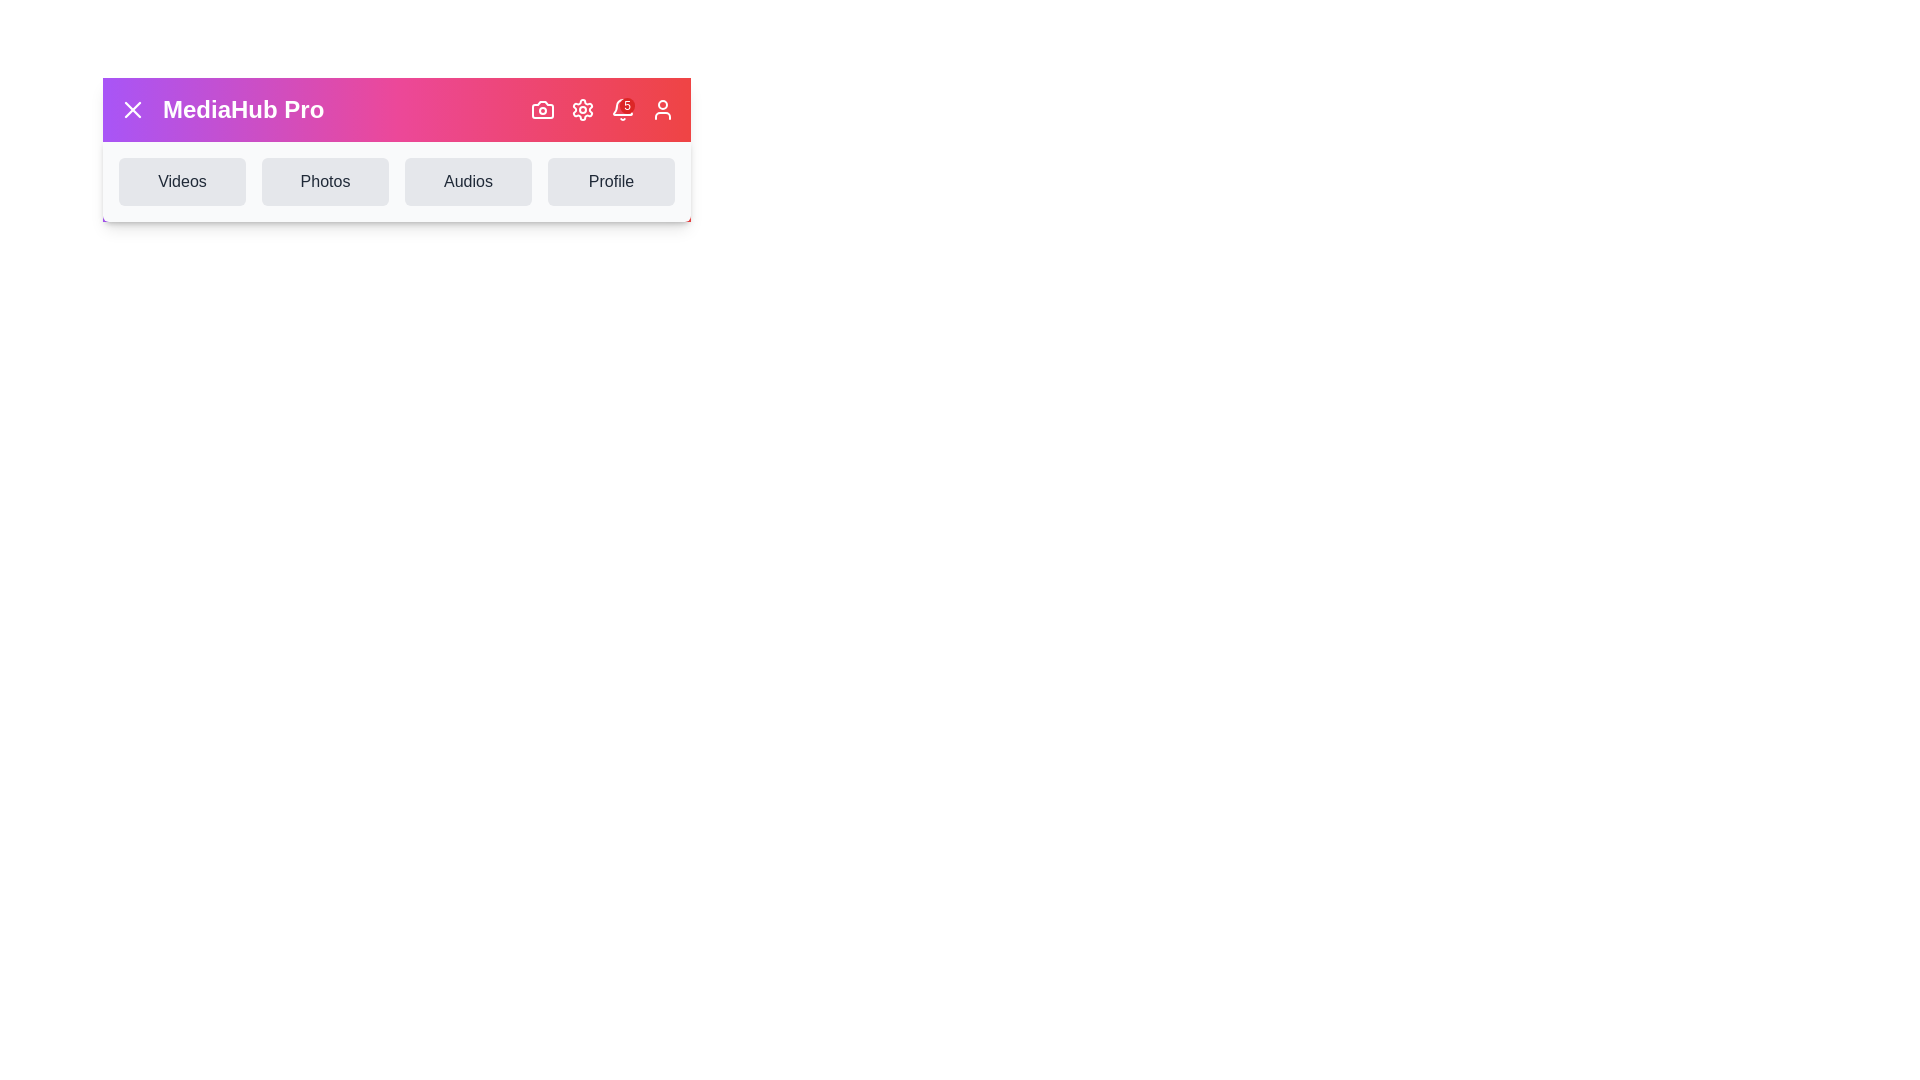 This screenshot has height=1080, width=1920. I want to click on the menu item Videos to navigate to the respective section, so click(182, 181).